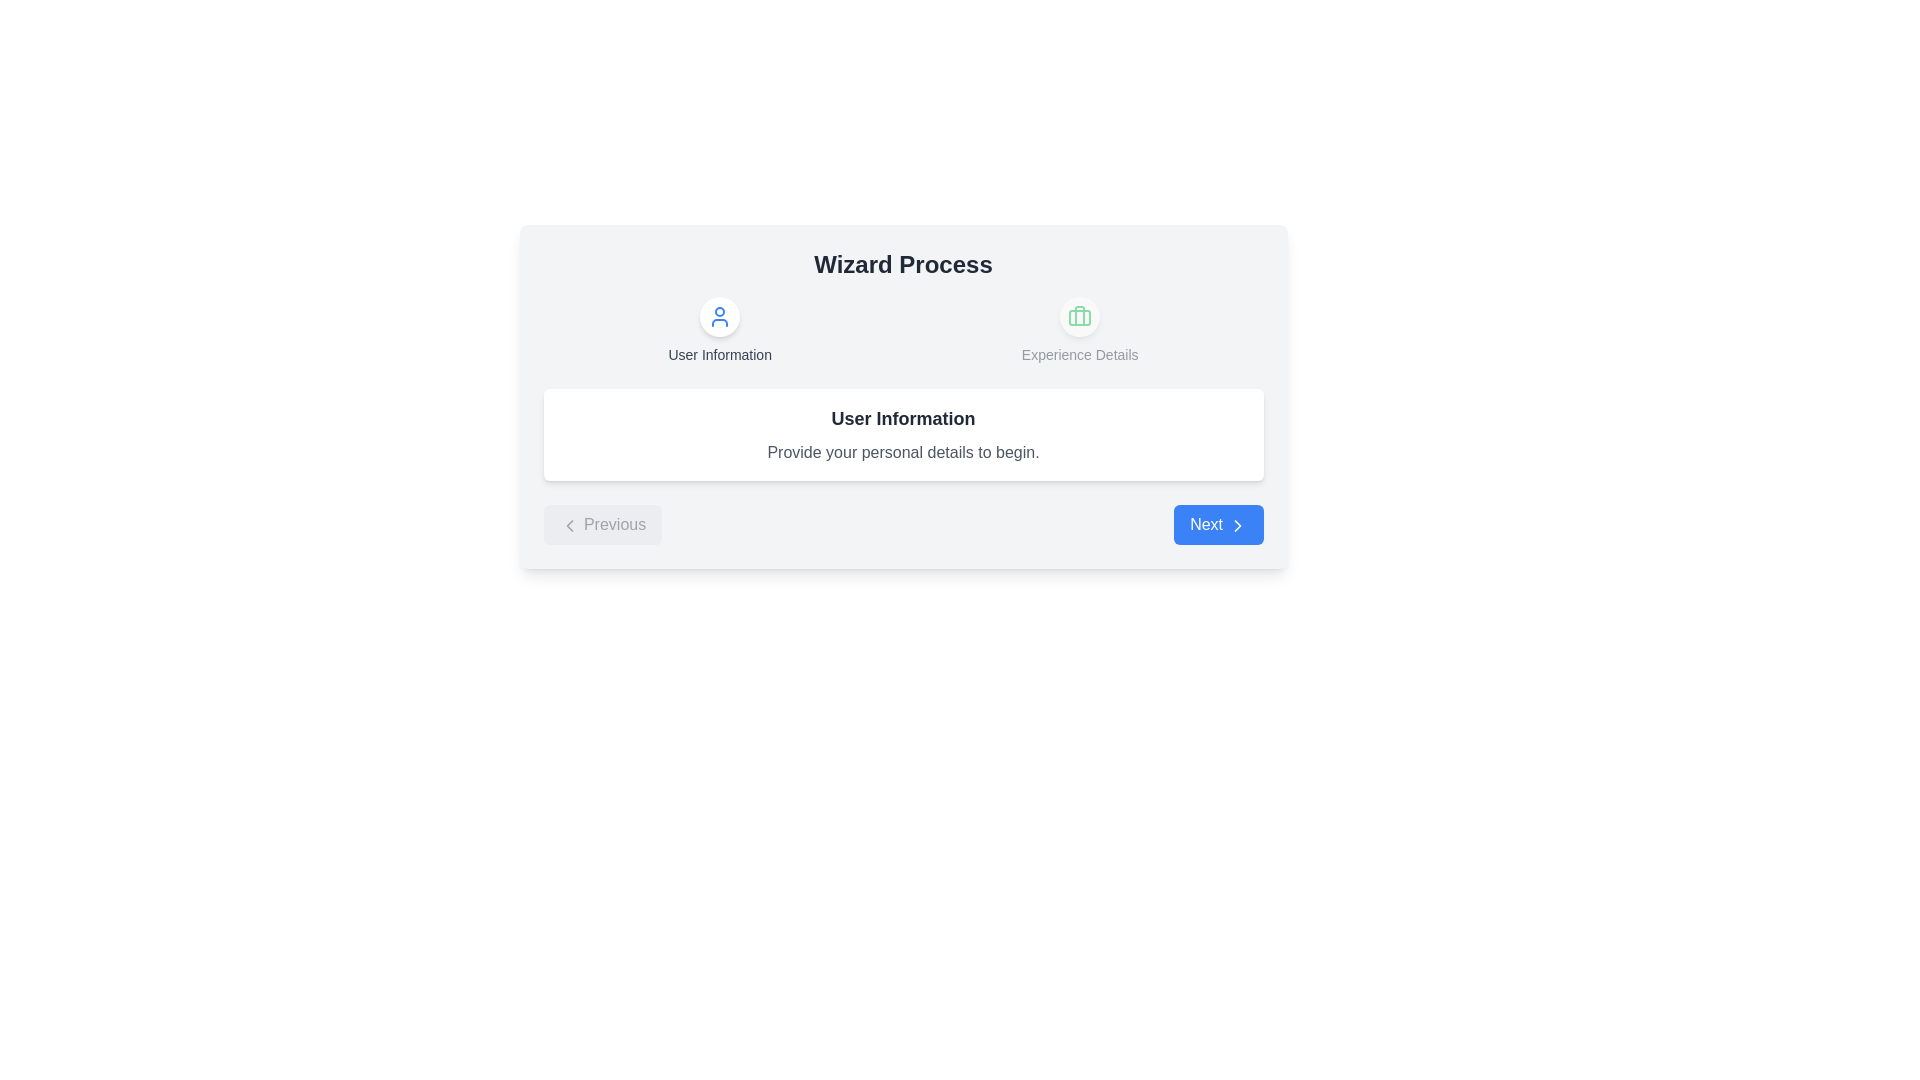 The height and width of the screenshot is (1080, 1920). What do you see at coordinates (720, 315) in the screenshot?
I see `the circular icon with a white background and blue outline of a user's silhouette, located in the 'User Information' section of the 'Wizard Process' card` at bounding box center [720, 315].